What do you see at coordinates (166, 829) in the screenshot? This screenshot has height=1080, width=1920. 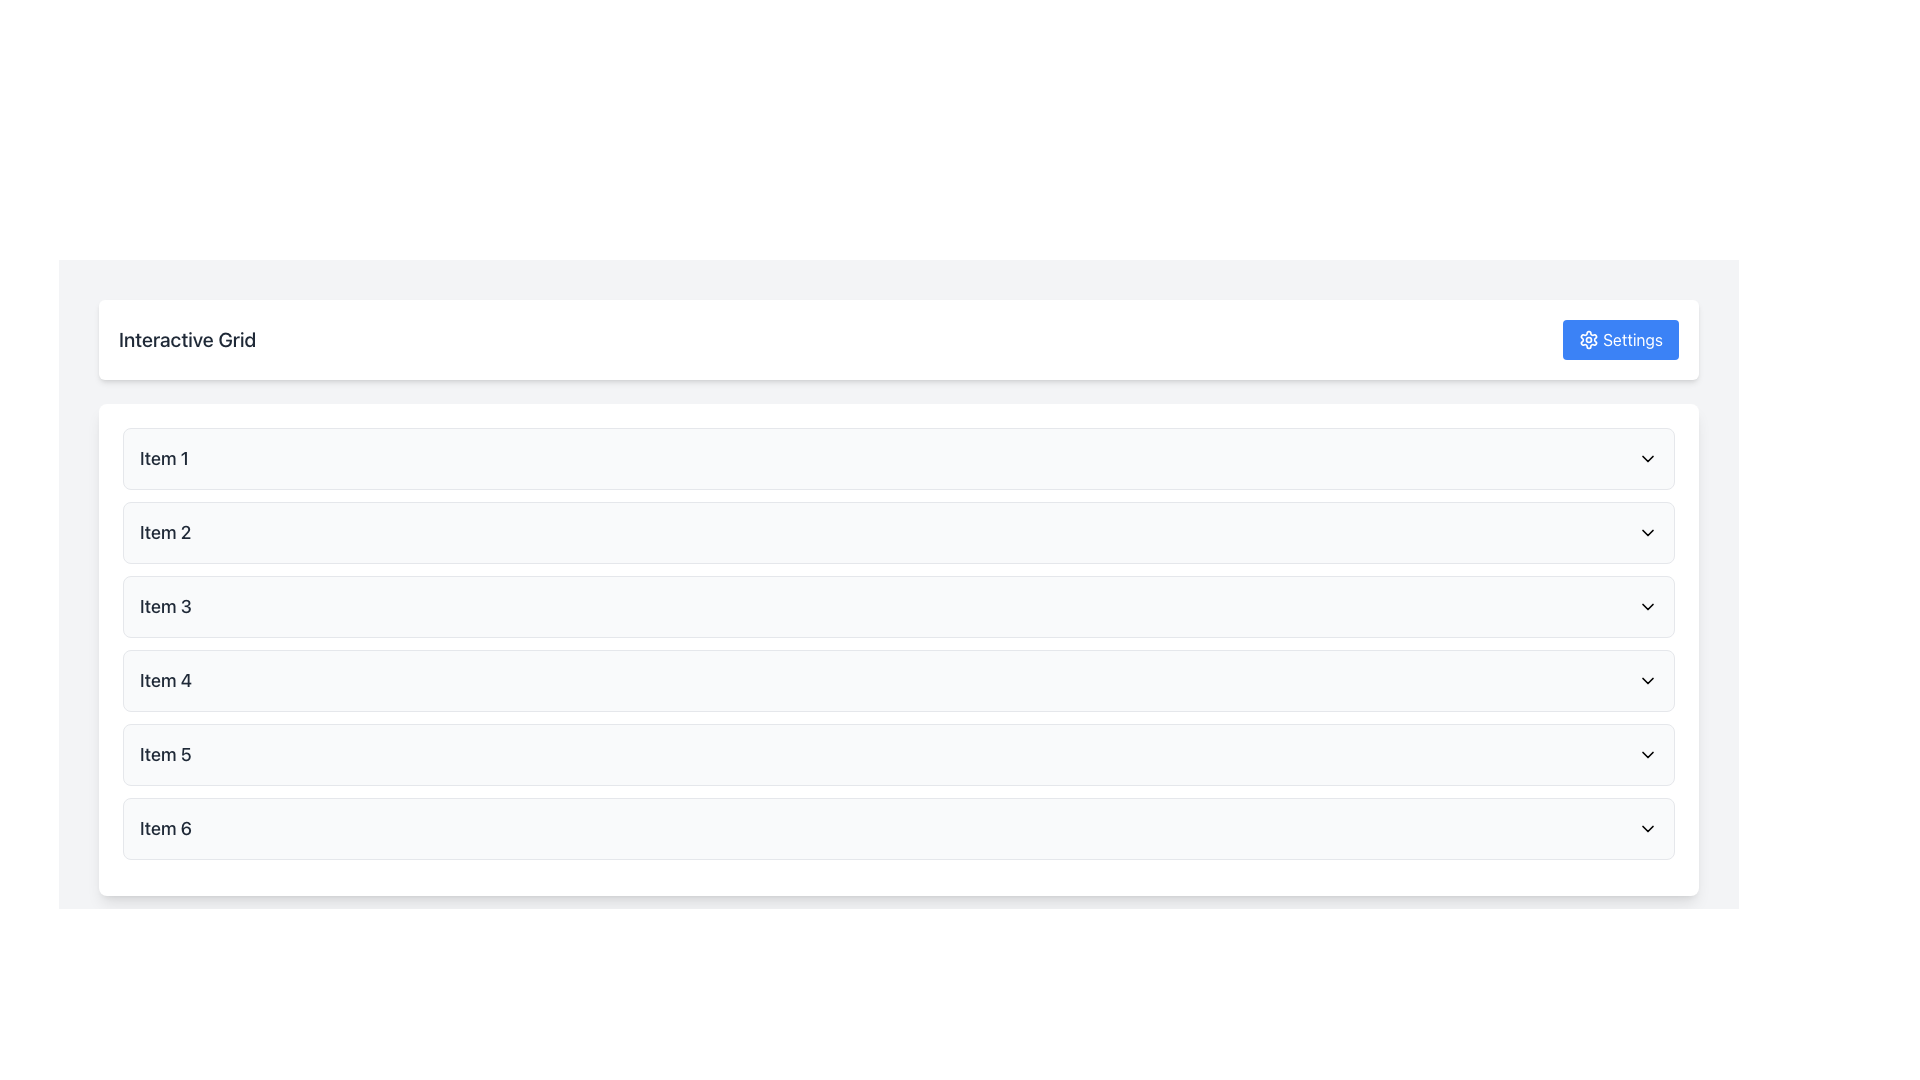 I see `text content of the text label displaying 'Item 6', which is styled in gray and located as the left text component in the sixth row of a vertical list` at bounding box center [166, 829].